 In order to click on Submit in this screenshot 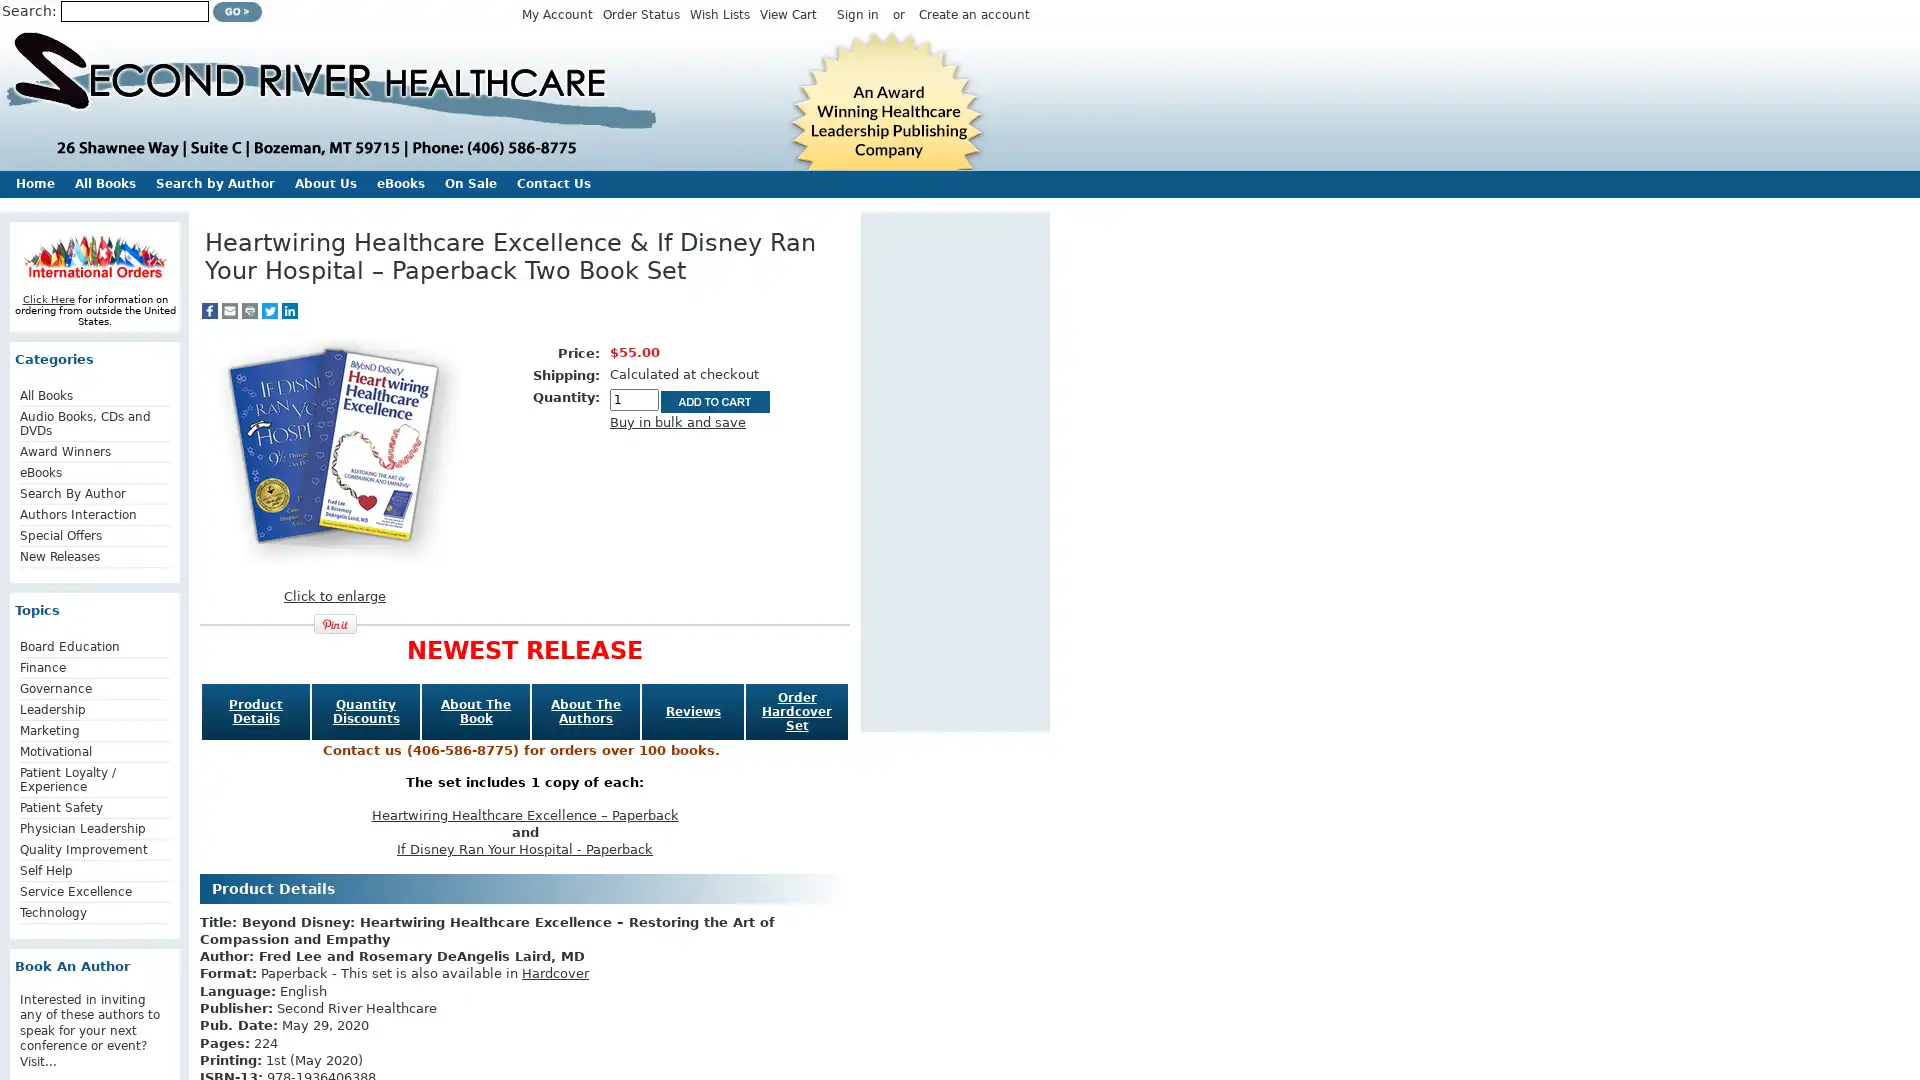, I will do `click(237, 11)`.